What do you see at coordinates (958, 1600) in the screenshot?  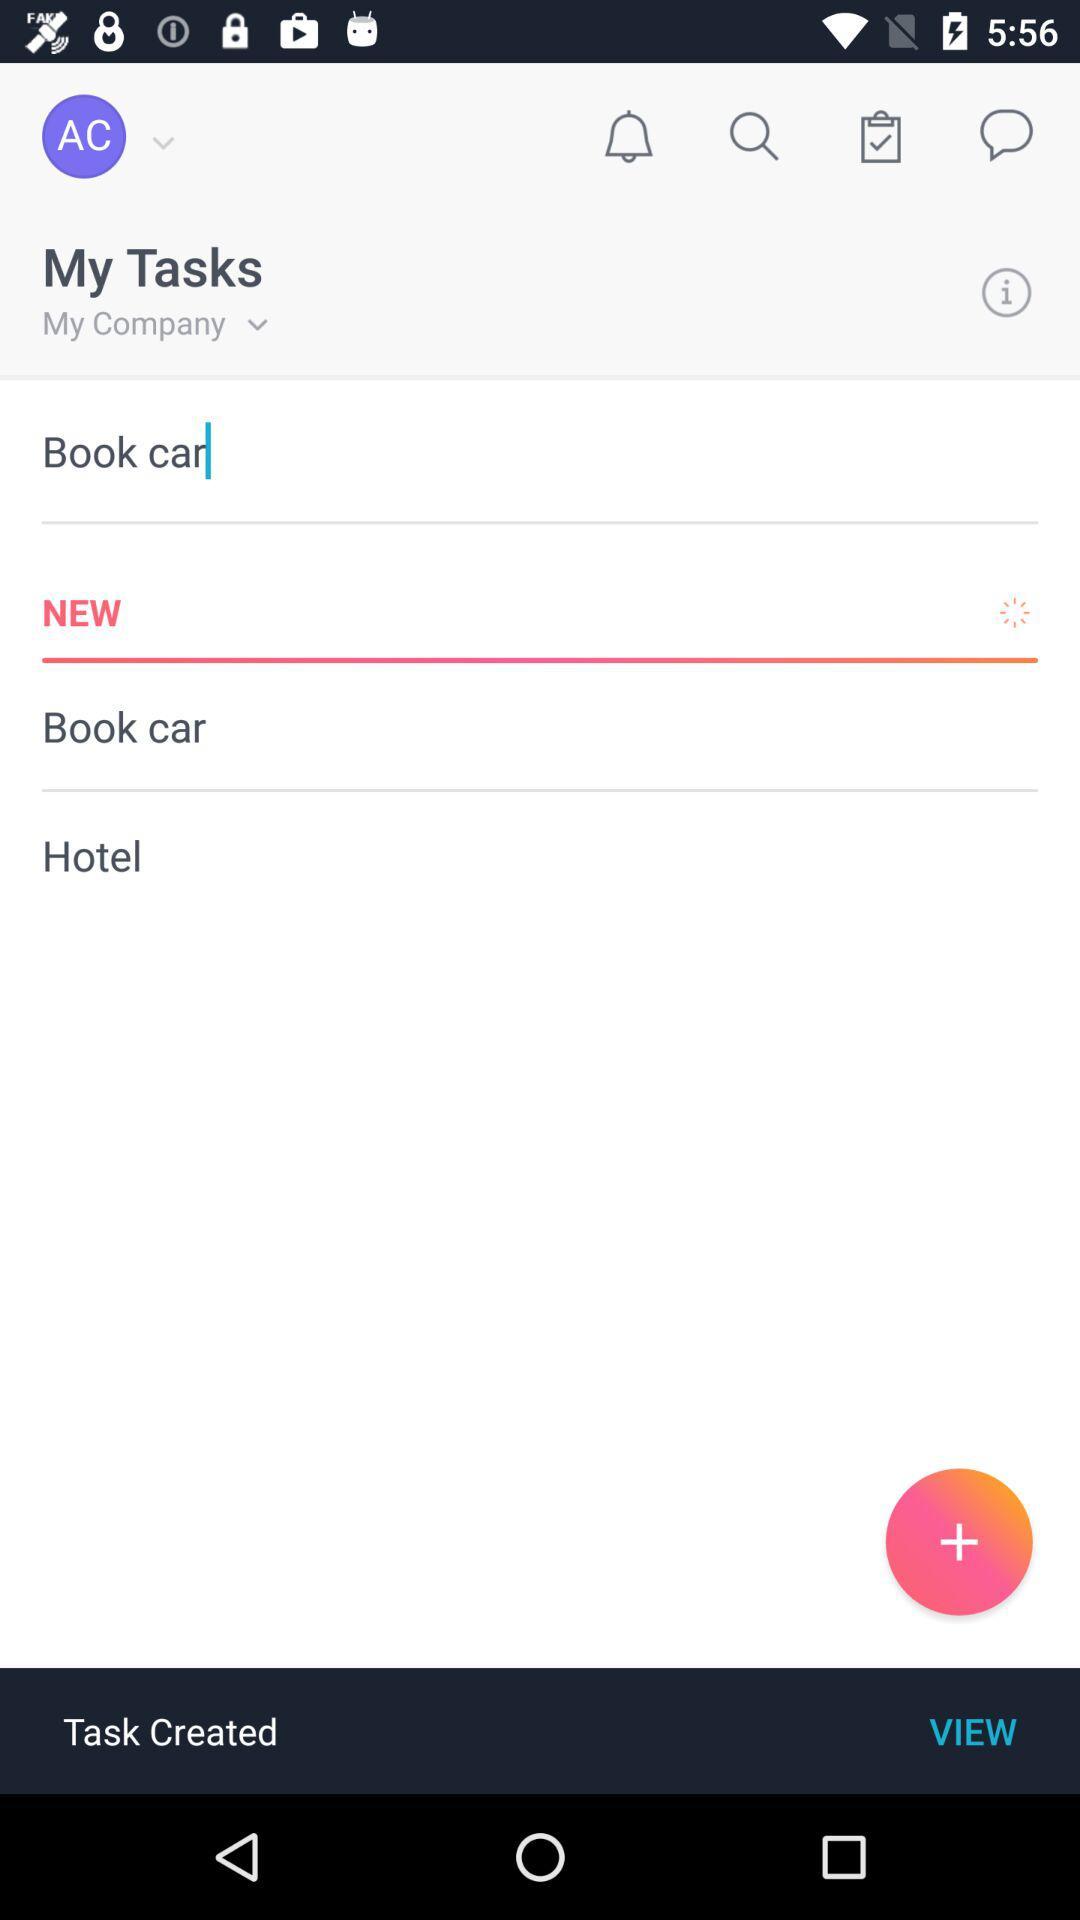 I see `the add icon` at bounding box center [958, 1600].